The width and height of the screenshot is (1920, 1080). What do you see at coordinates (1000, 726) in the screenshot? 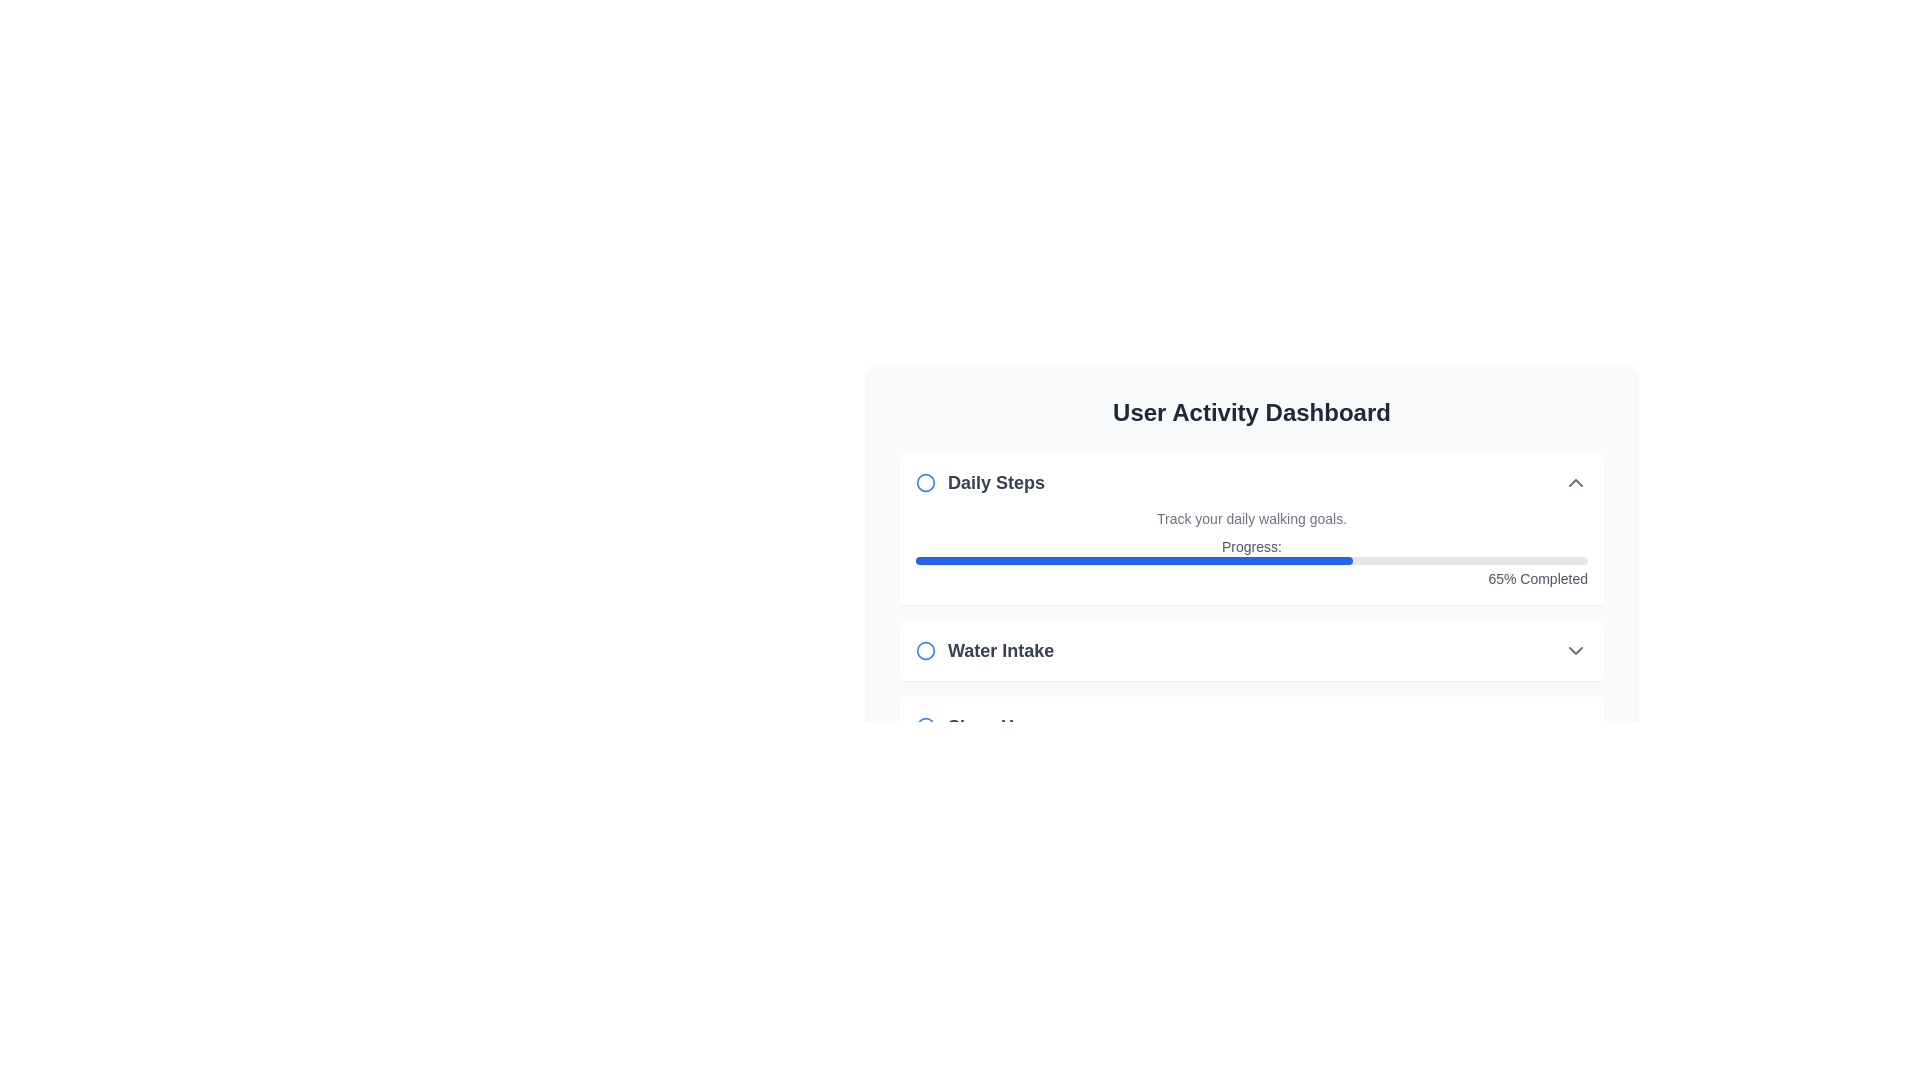
I see `the text label displaying 'Sleep Hours', which is styled prominently in dark gray and positioned to the right of a small circular icon with a blue border` at bounding box center [1000, 726].